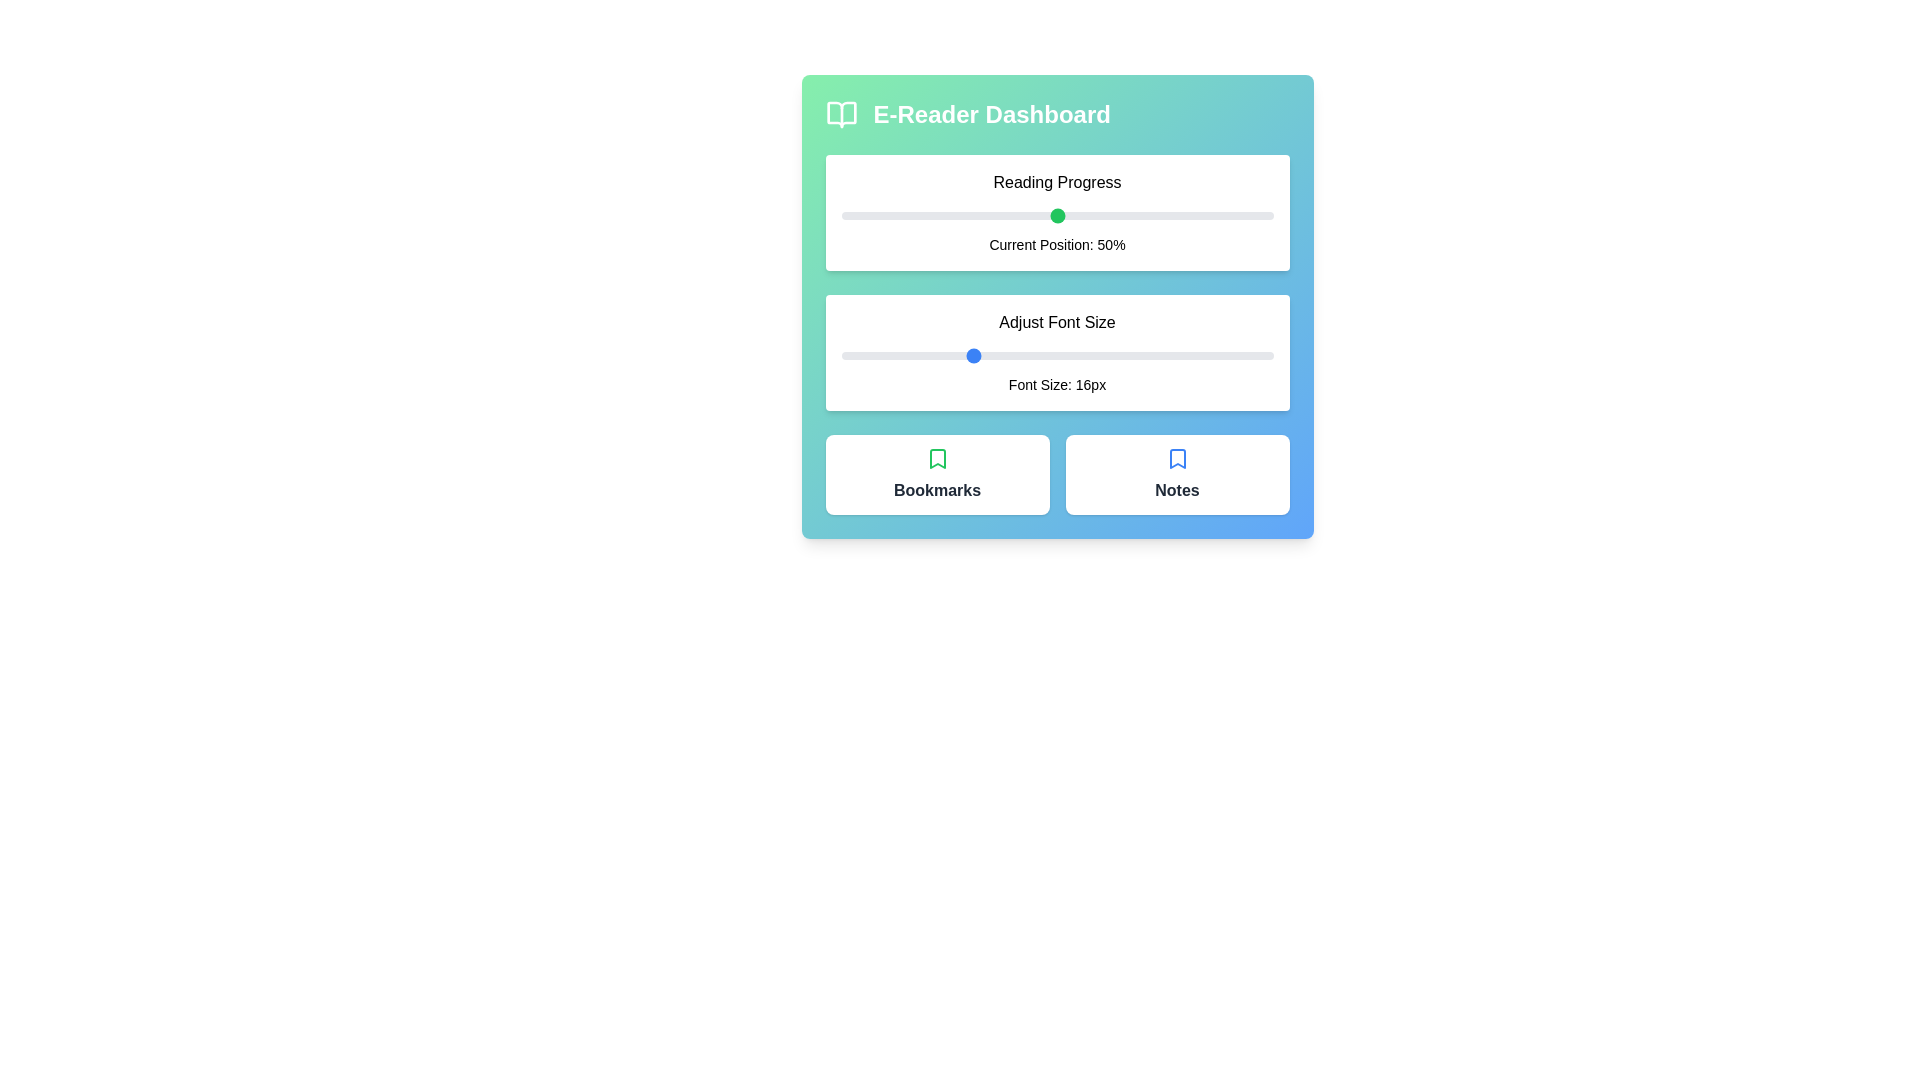  What do you see at coordinates (1177, 474) in the screenshot?
I see `the 'Notes' button to access notes` at bounding box center [1177, 474].